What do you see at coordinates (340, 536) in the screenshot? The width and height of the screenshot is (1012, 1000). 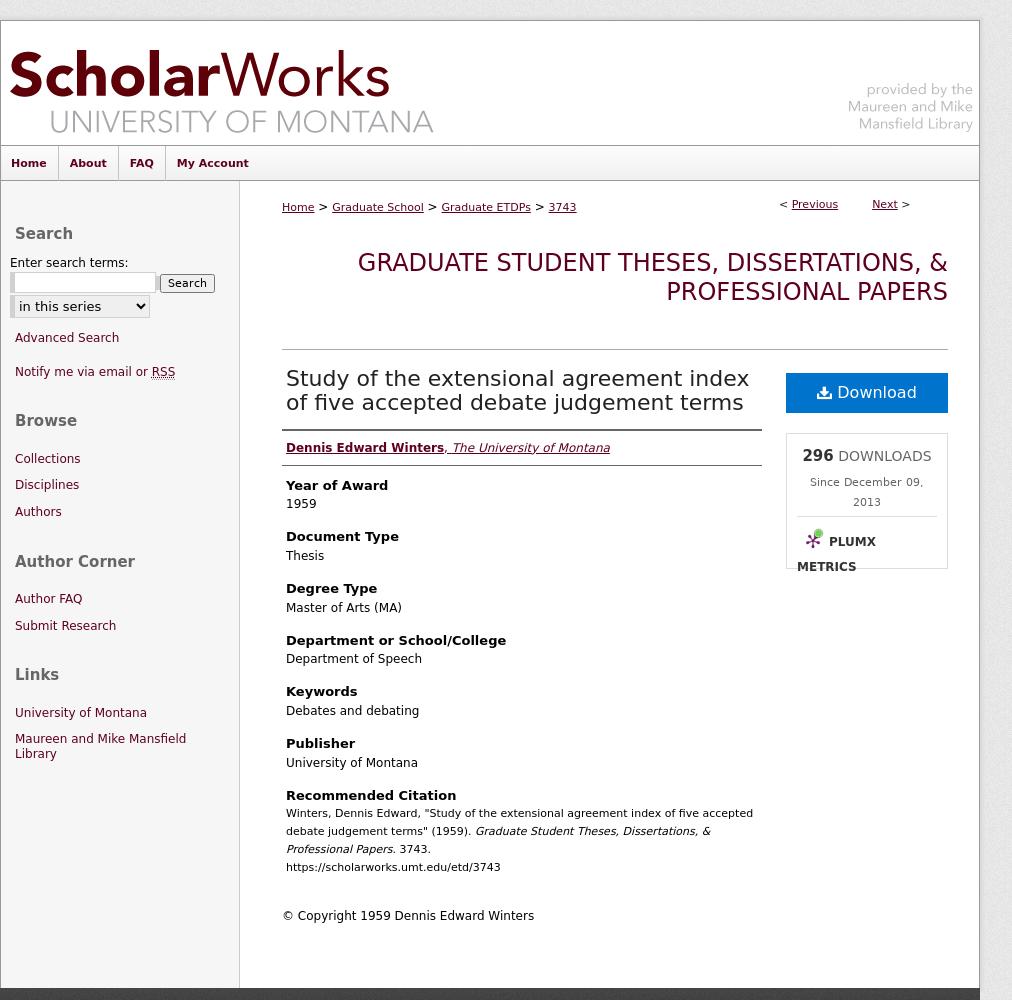 I see `'Document Type'` at bounding box center [340, 536].